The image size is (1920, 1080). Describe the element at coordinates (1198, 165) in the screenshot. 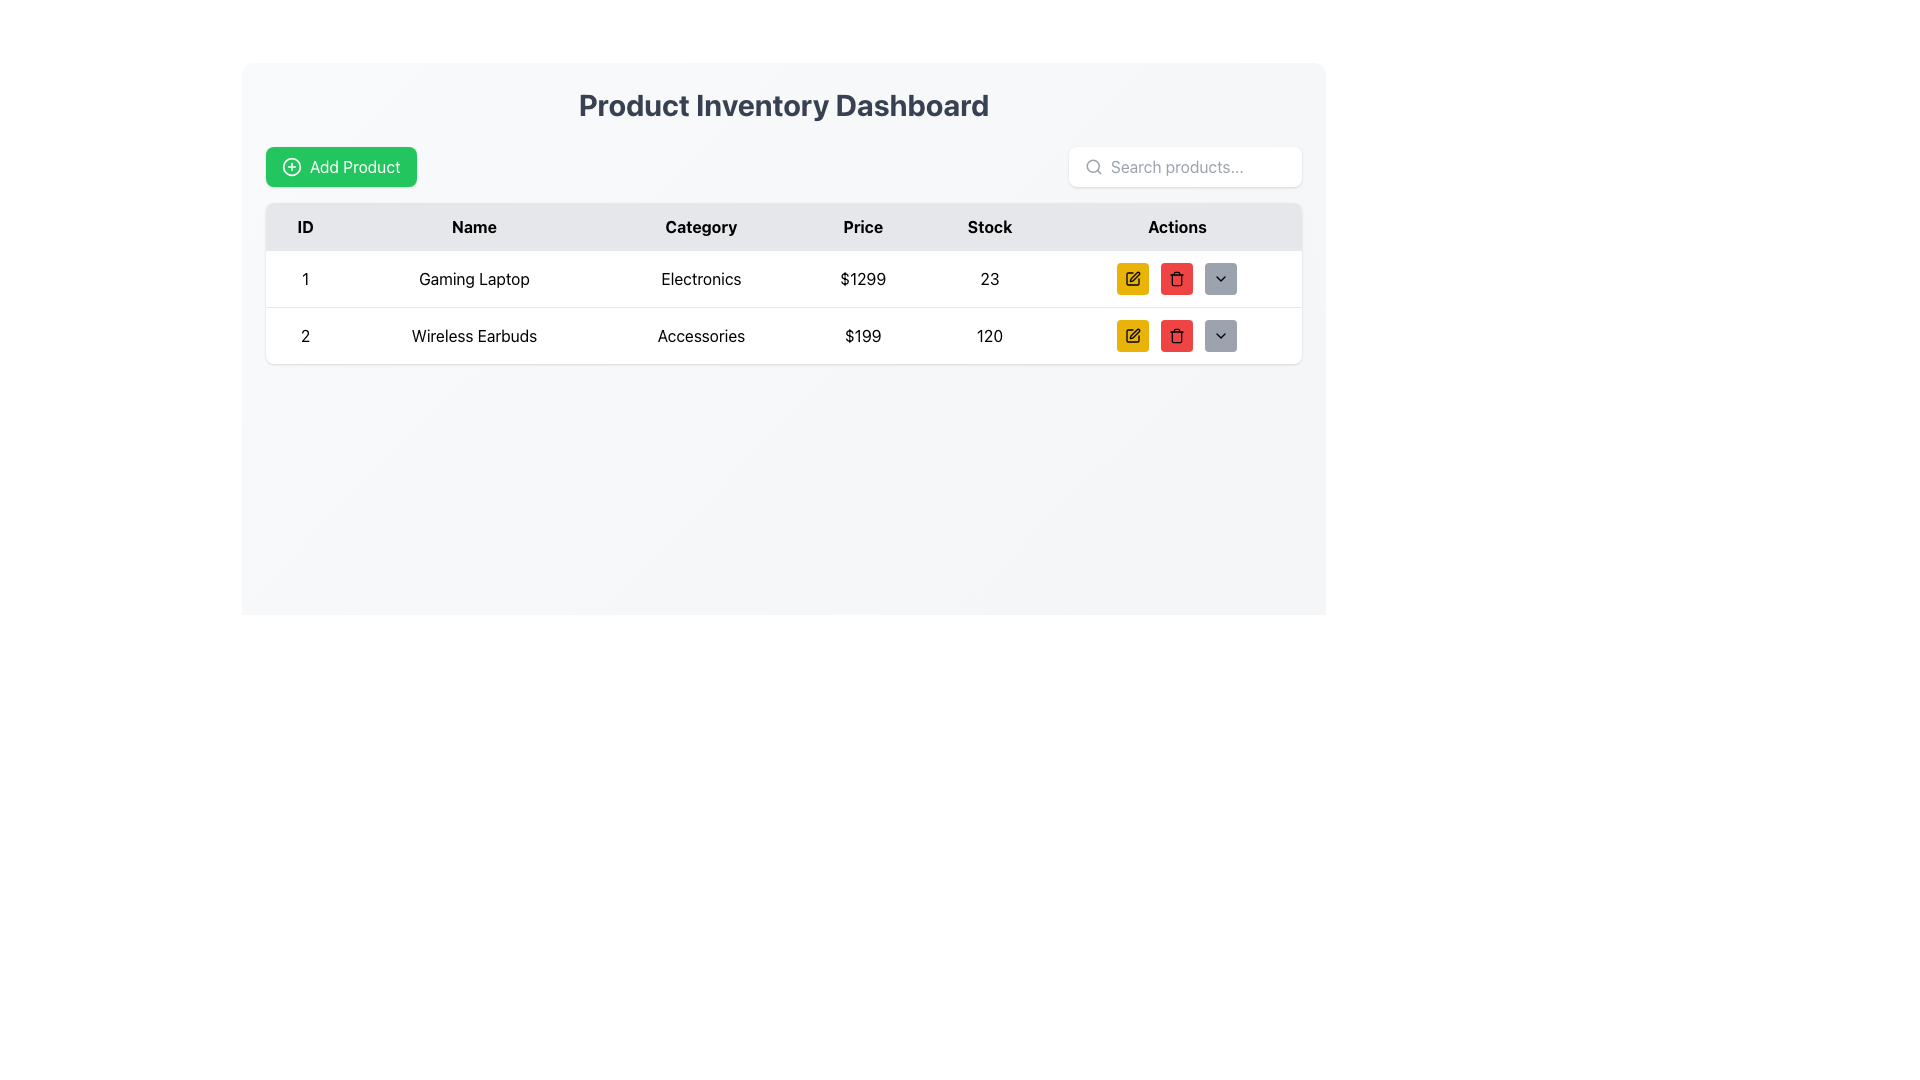

I see `the text input field with placeholder 'Search products...' located in the top-right corner of the interface to trigger the tooltip or focus effect` at that location.